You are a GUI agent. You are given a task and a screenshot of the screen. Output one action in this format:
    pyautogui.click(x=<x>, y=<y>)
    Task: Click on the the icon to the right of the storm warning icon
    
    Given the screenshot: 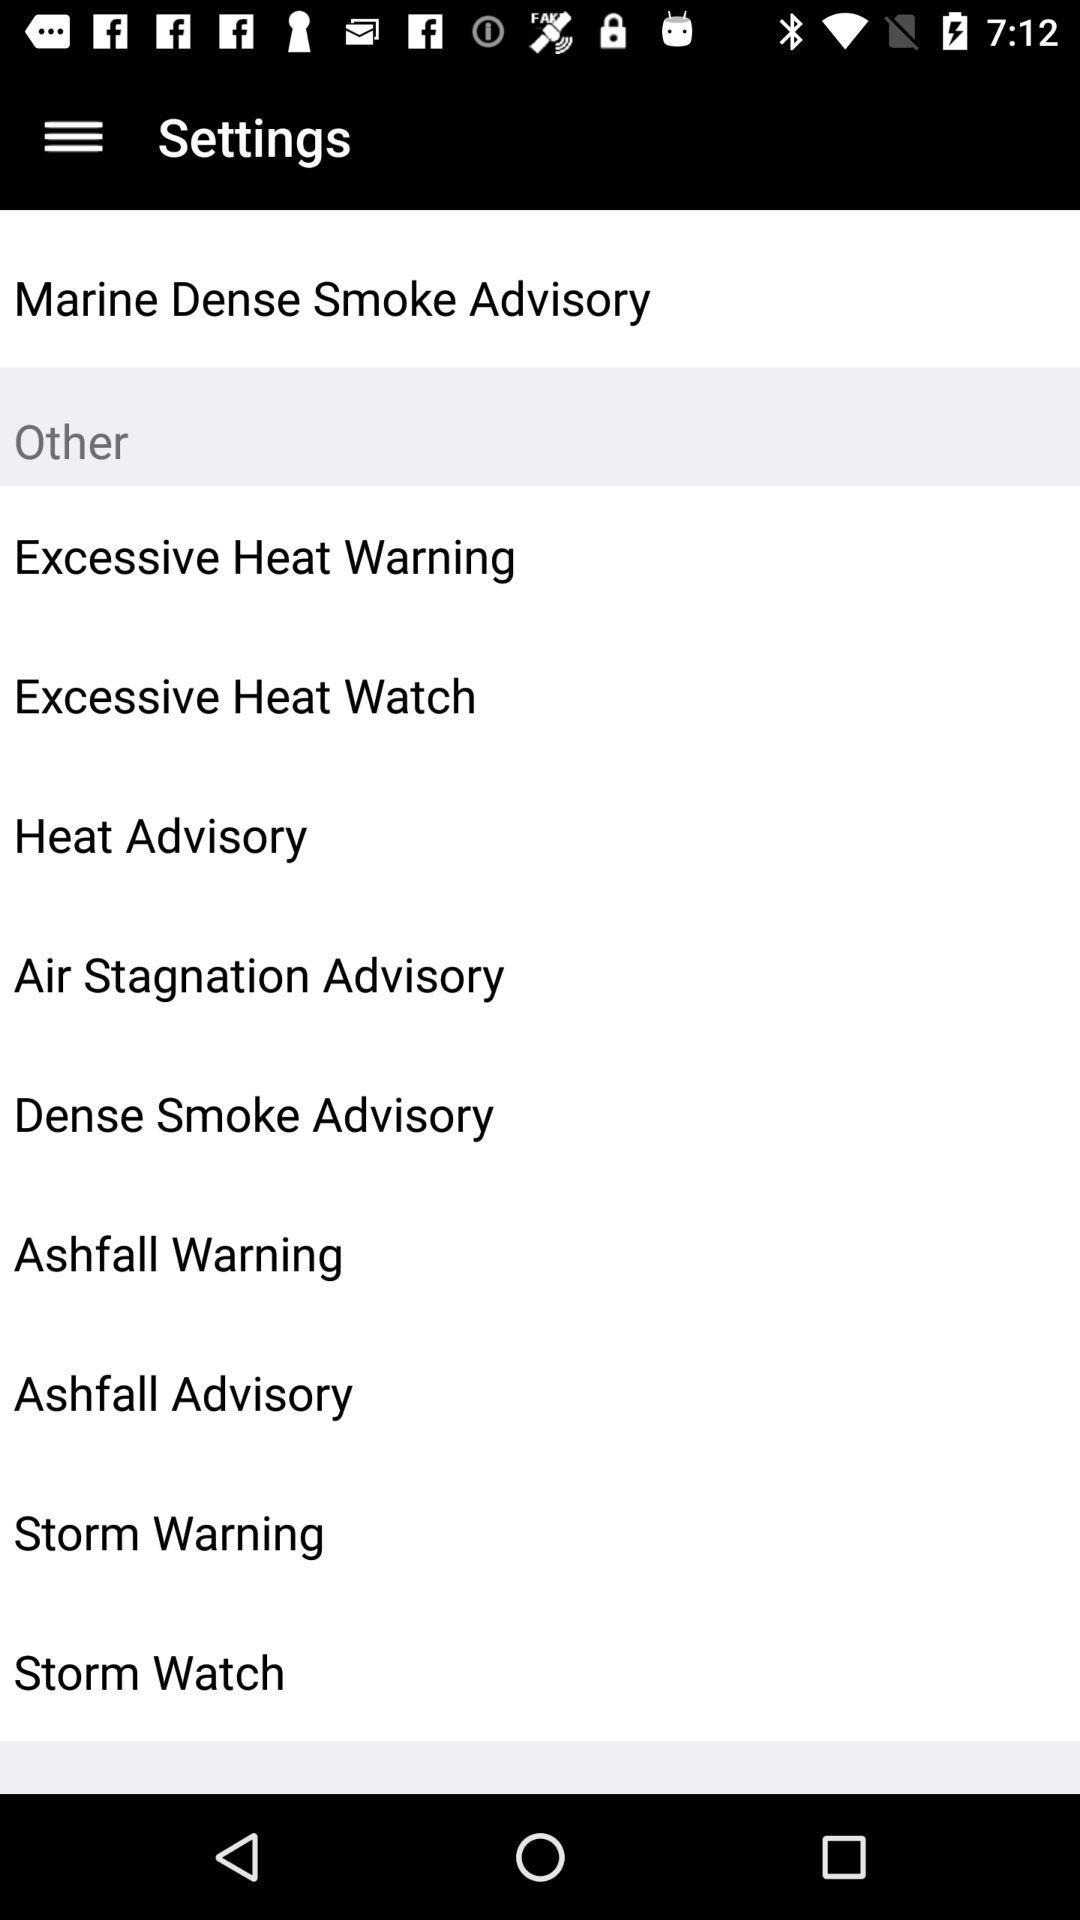 What is the action you would take?
    pyautogui.click(x=1017, y=1531)
    